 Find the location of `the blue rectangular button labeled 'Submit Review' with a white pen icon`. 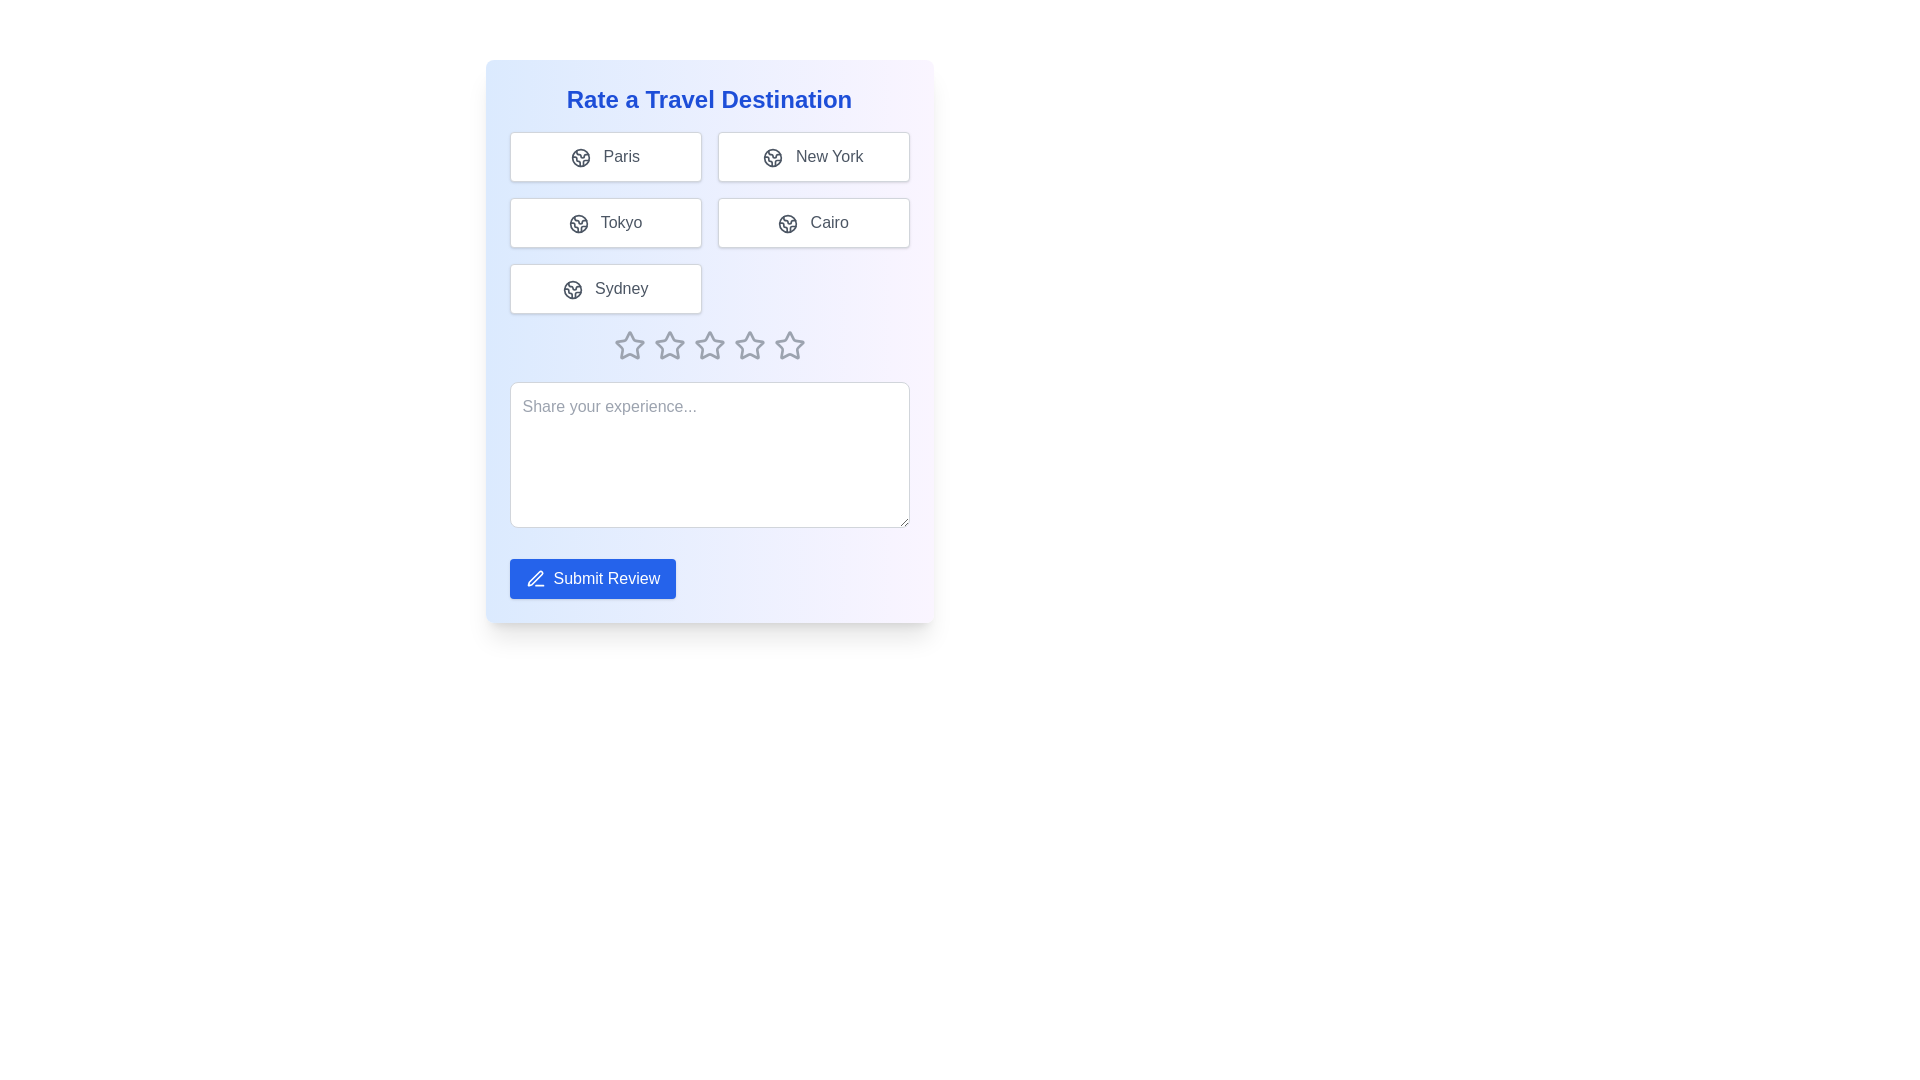

the blue rectangular button labeled 'Submit Review' with a white pen icon is located at coordinates (591, 578).